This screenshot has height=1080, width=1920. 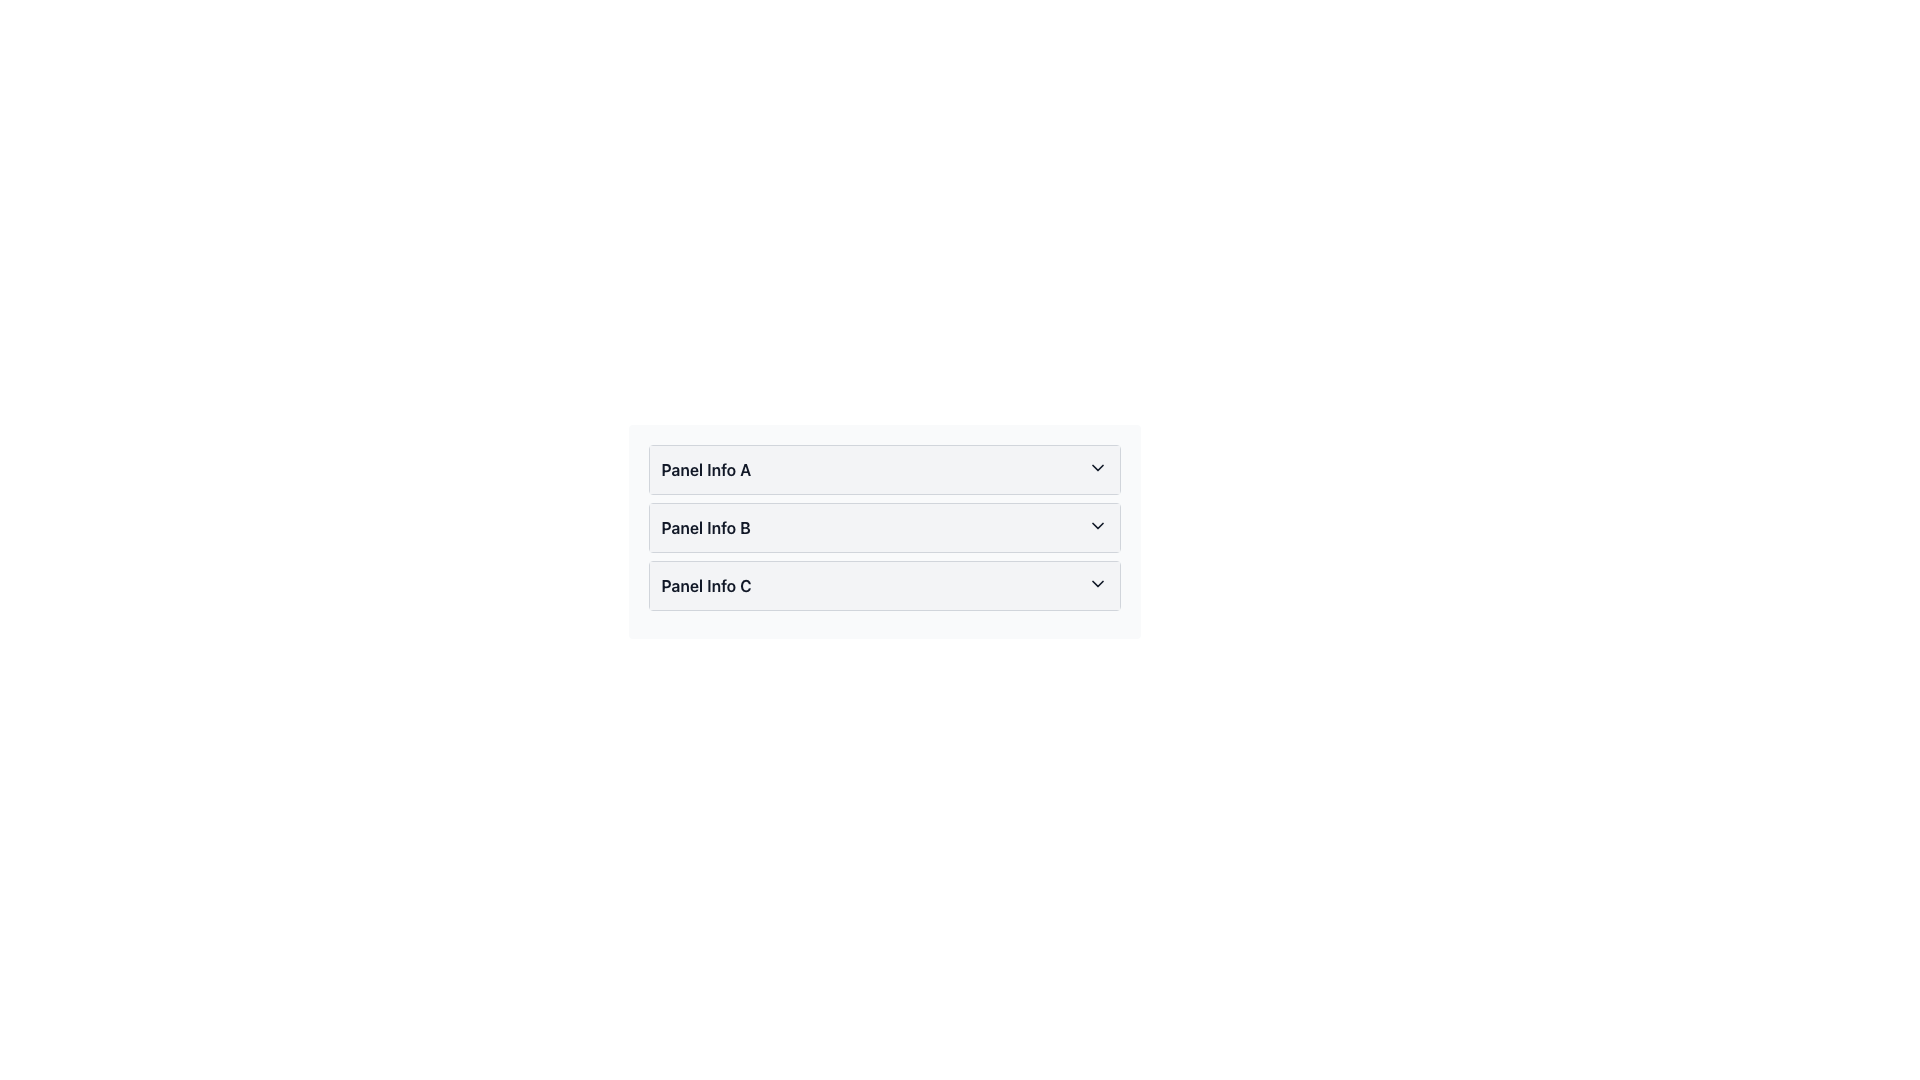 I want to click on the 'Panel Info B' collapsible panel, so click(x=883, y=531).